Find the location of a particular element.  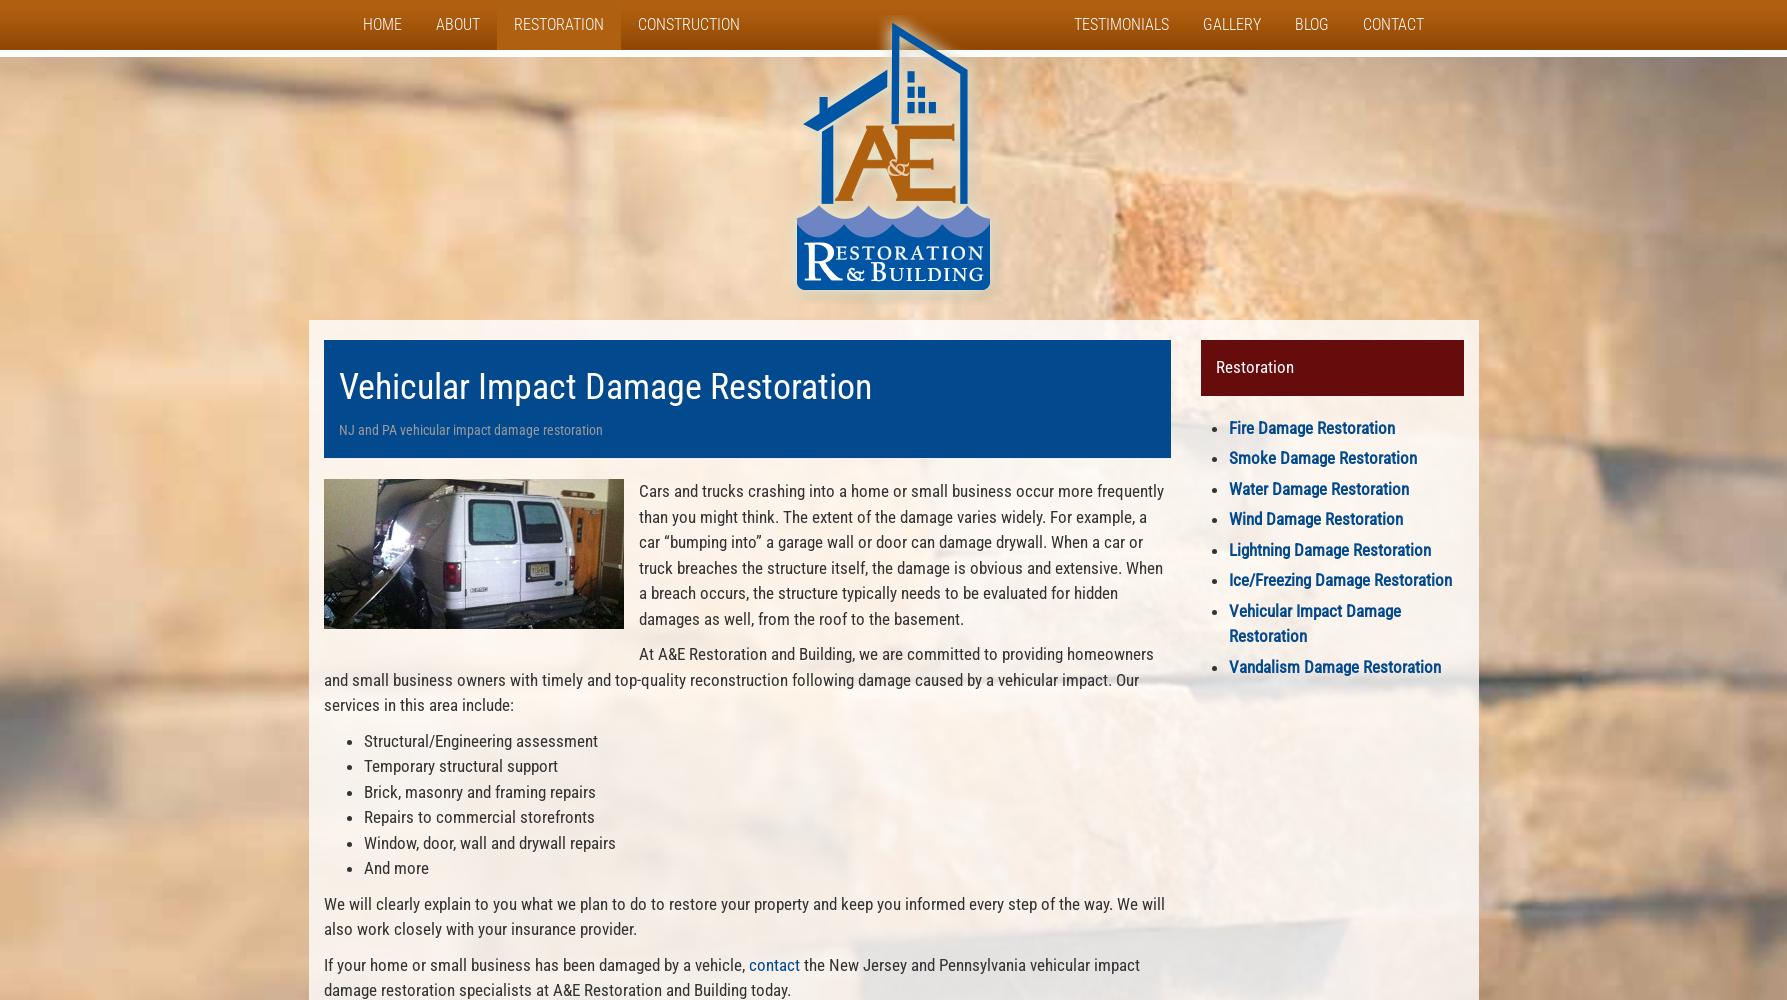

'Water Damage Restoration' is located at coordinates (1317, 487).